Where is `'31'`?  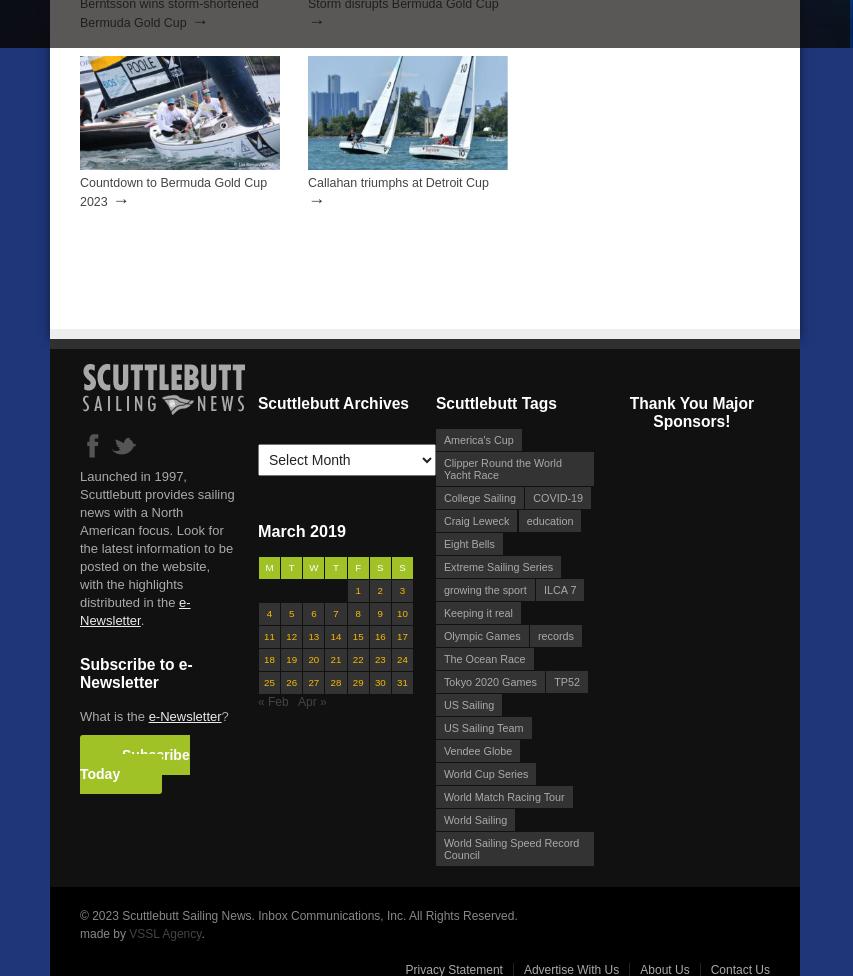 '31' is located at coordinates (401, 680).